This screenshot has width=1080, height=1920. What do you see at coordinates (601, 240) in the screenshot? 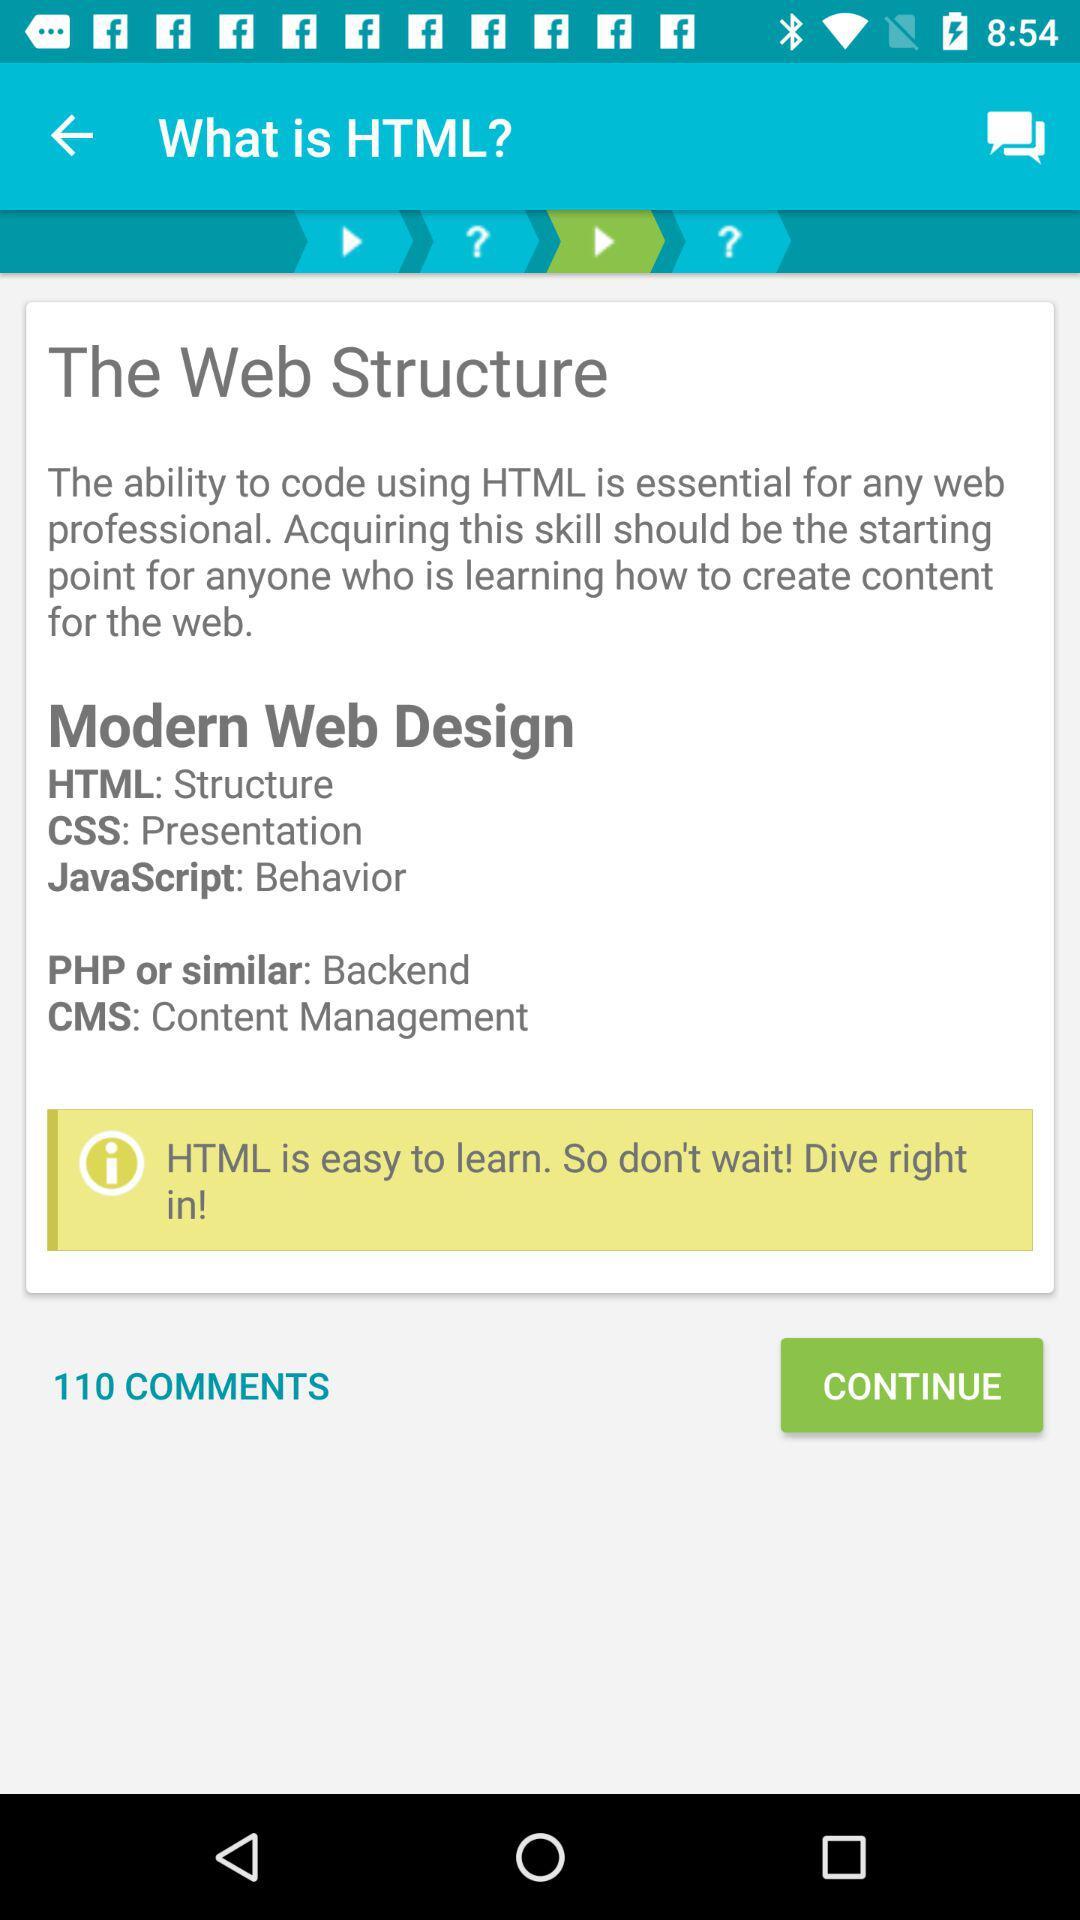
I see `next` at bounding box center [601, 240].